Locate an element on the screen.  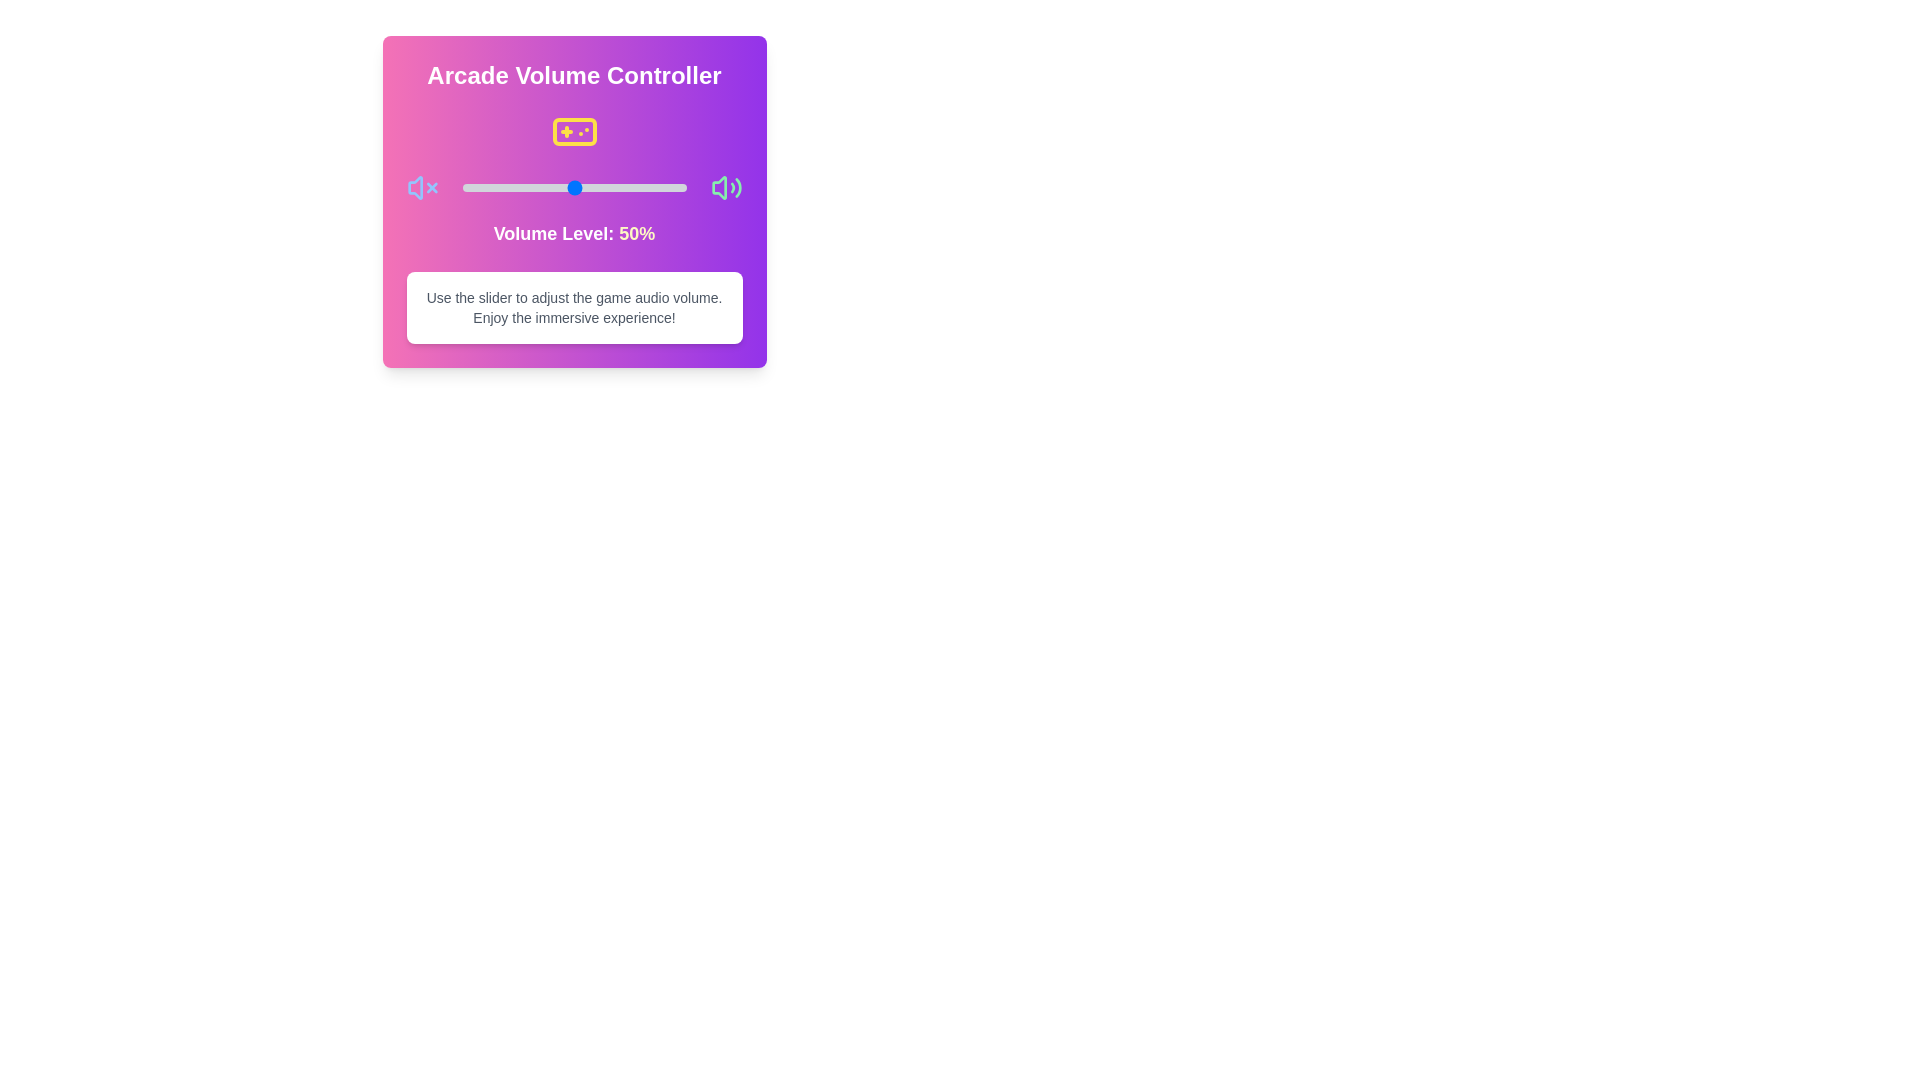
the volume to 45% by dragging the slider is located at coordinates (562, 188).